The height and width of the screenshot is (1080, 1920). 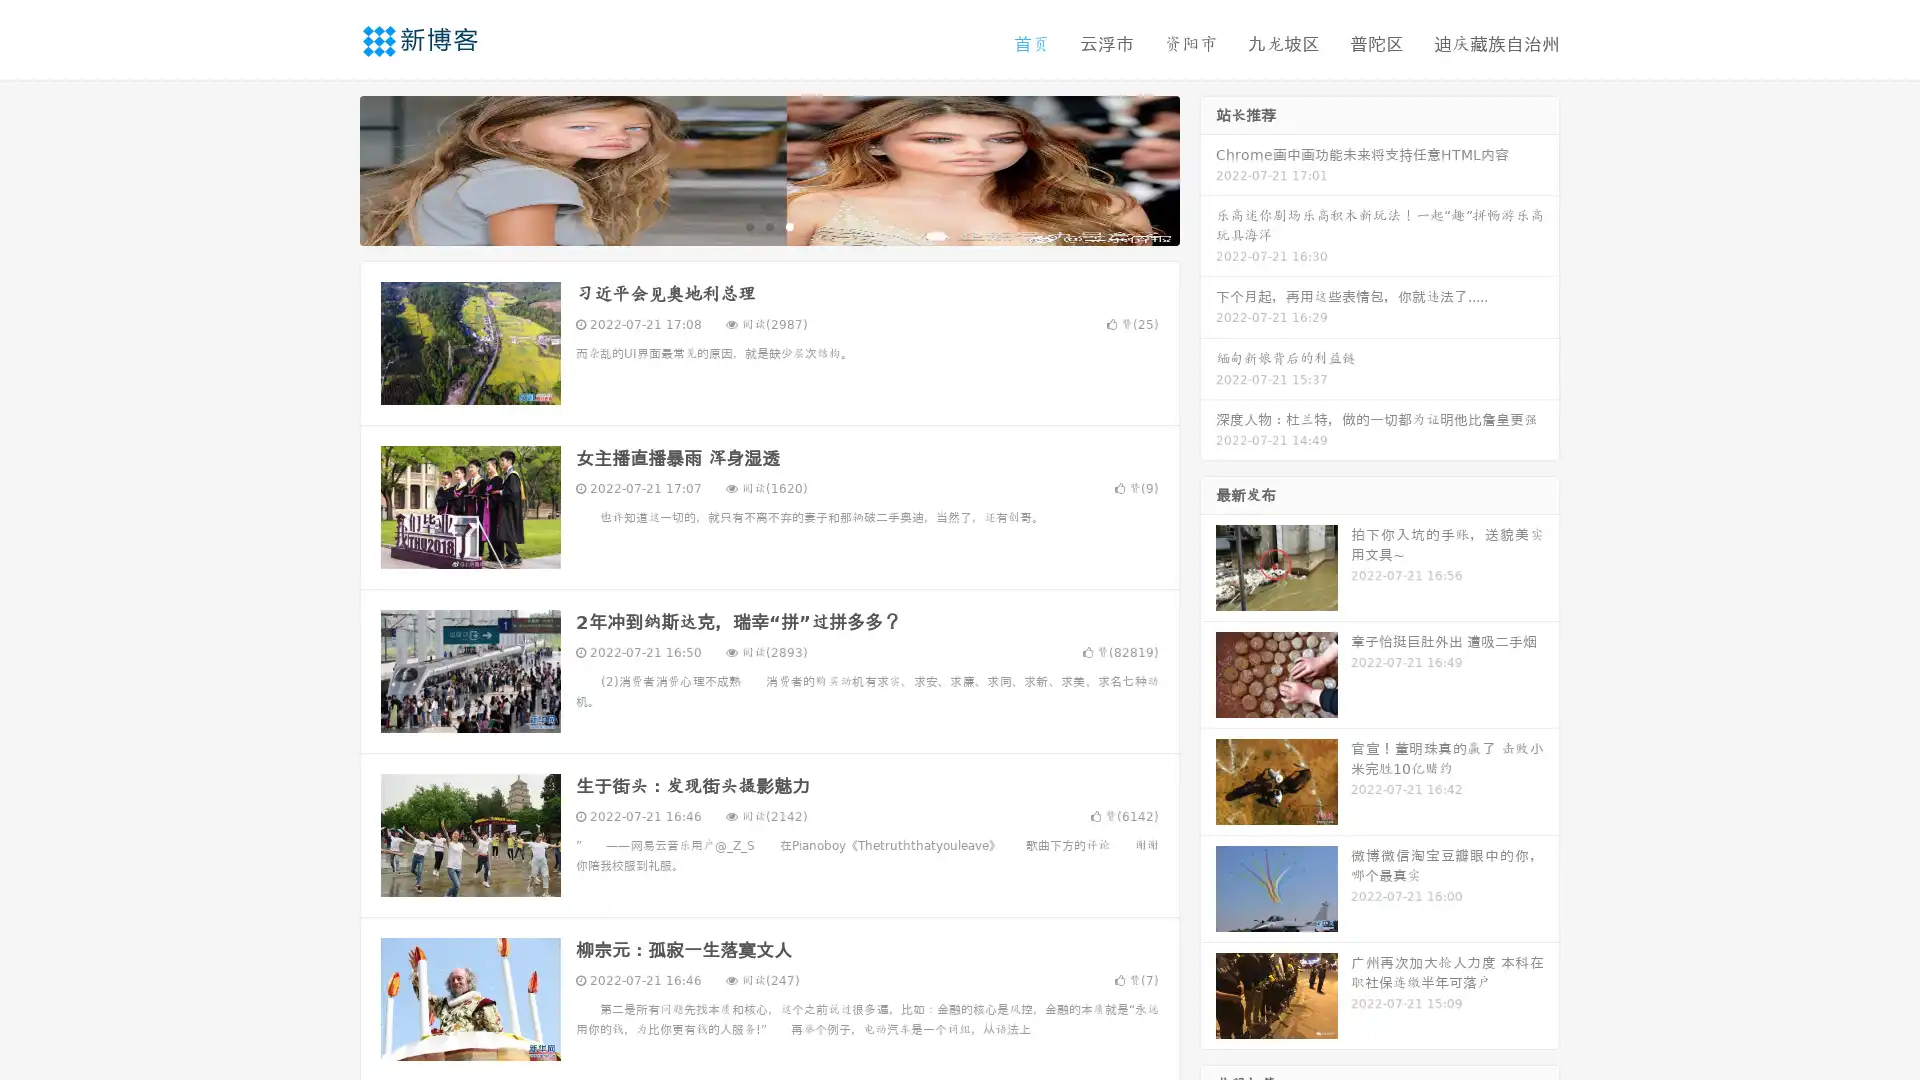 What do you see at coordinates (789, 225) in the screenshot?
I see `Go to slide 3` at bounding box center [789, 225].